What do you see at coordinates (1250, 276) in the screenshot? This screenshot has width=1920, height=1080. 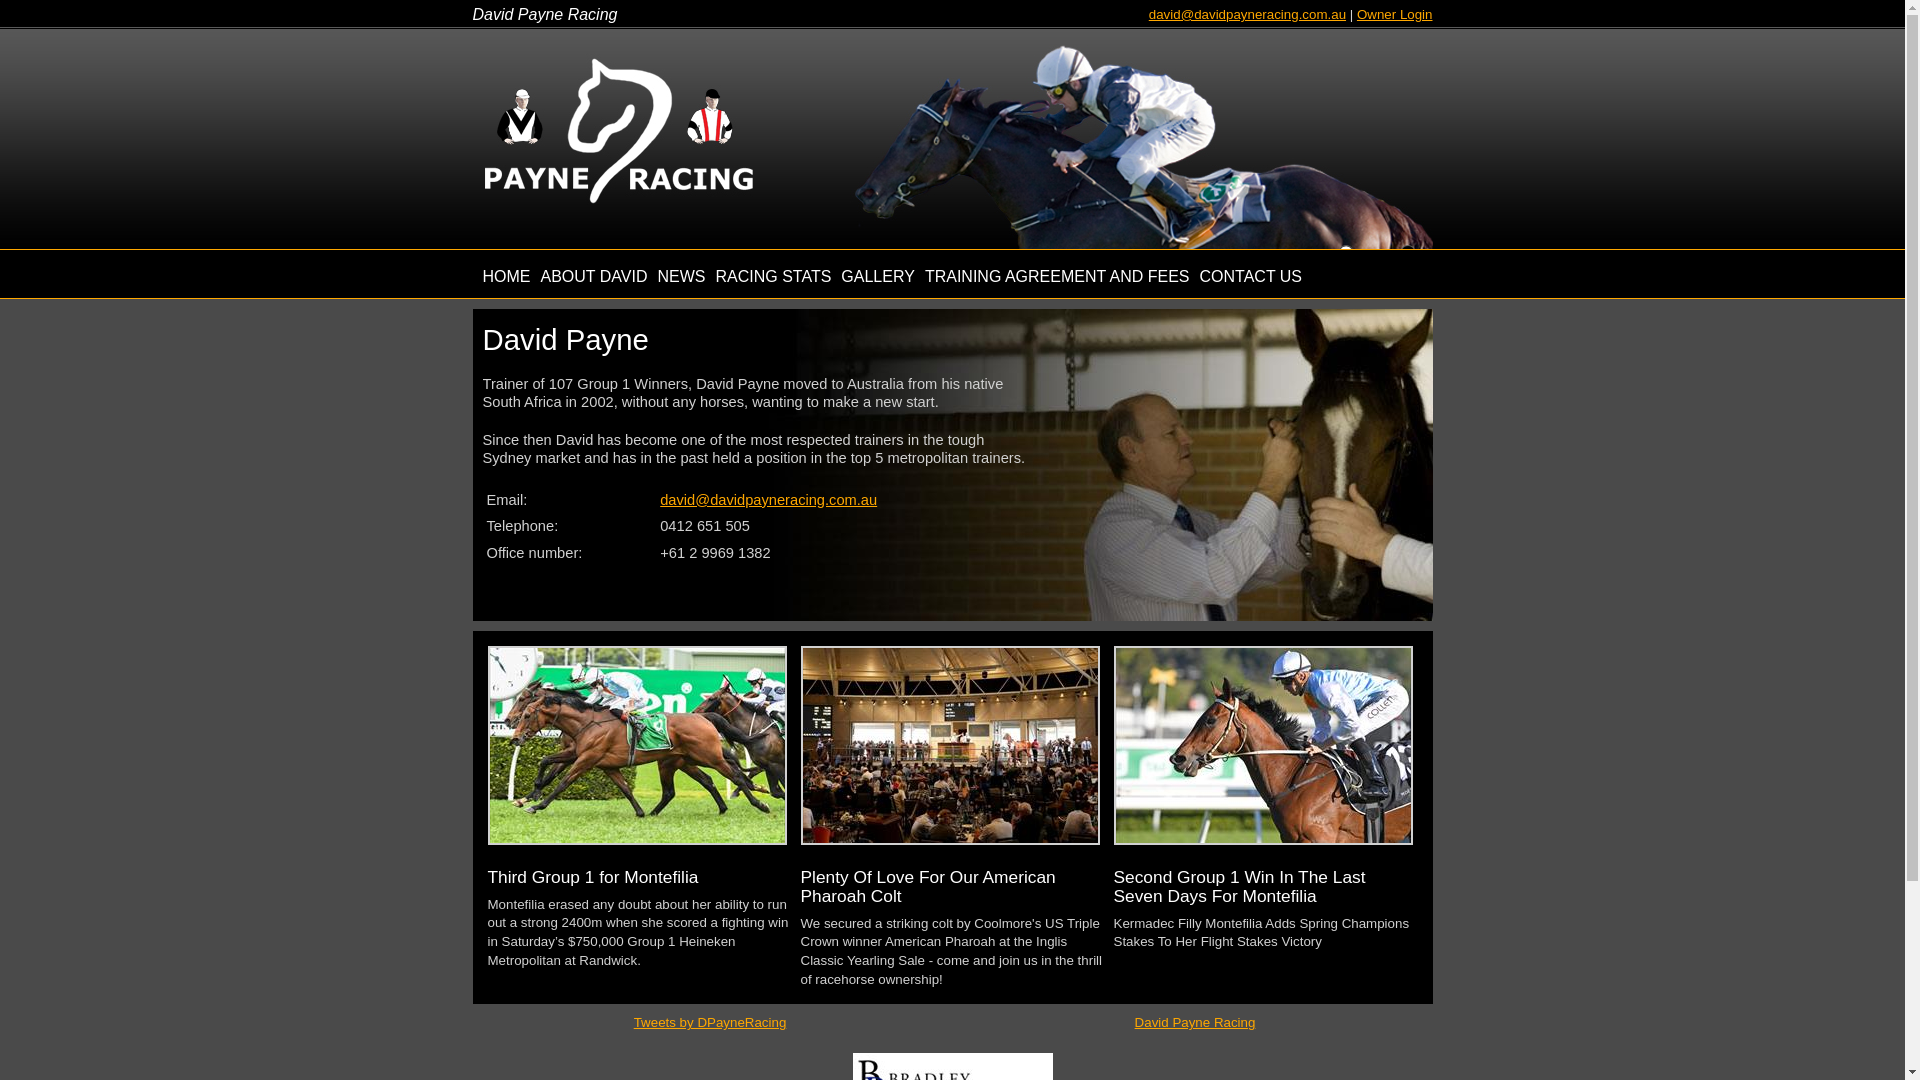 I see `'CONTACT US'` at bounding box center [1250, 276].